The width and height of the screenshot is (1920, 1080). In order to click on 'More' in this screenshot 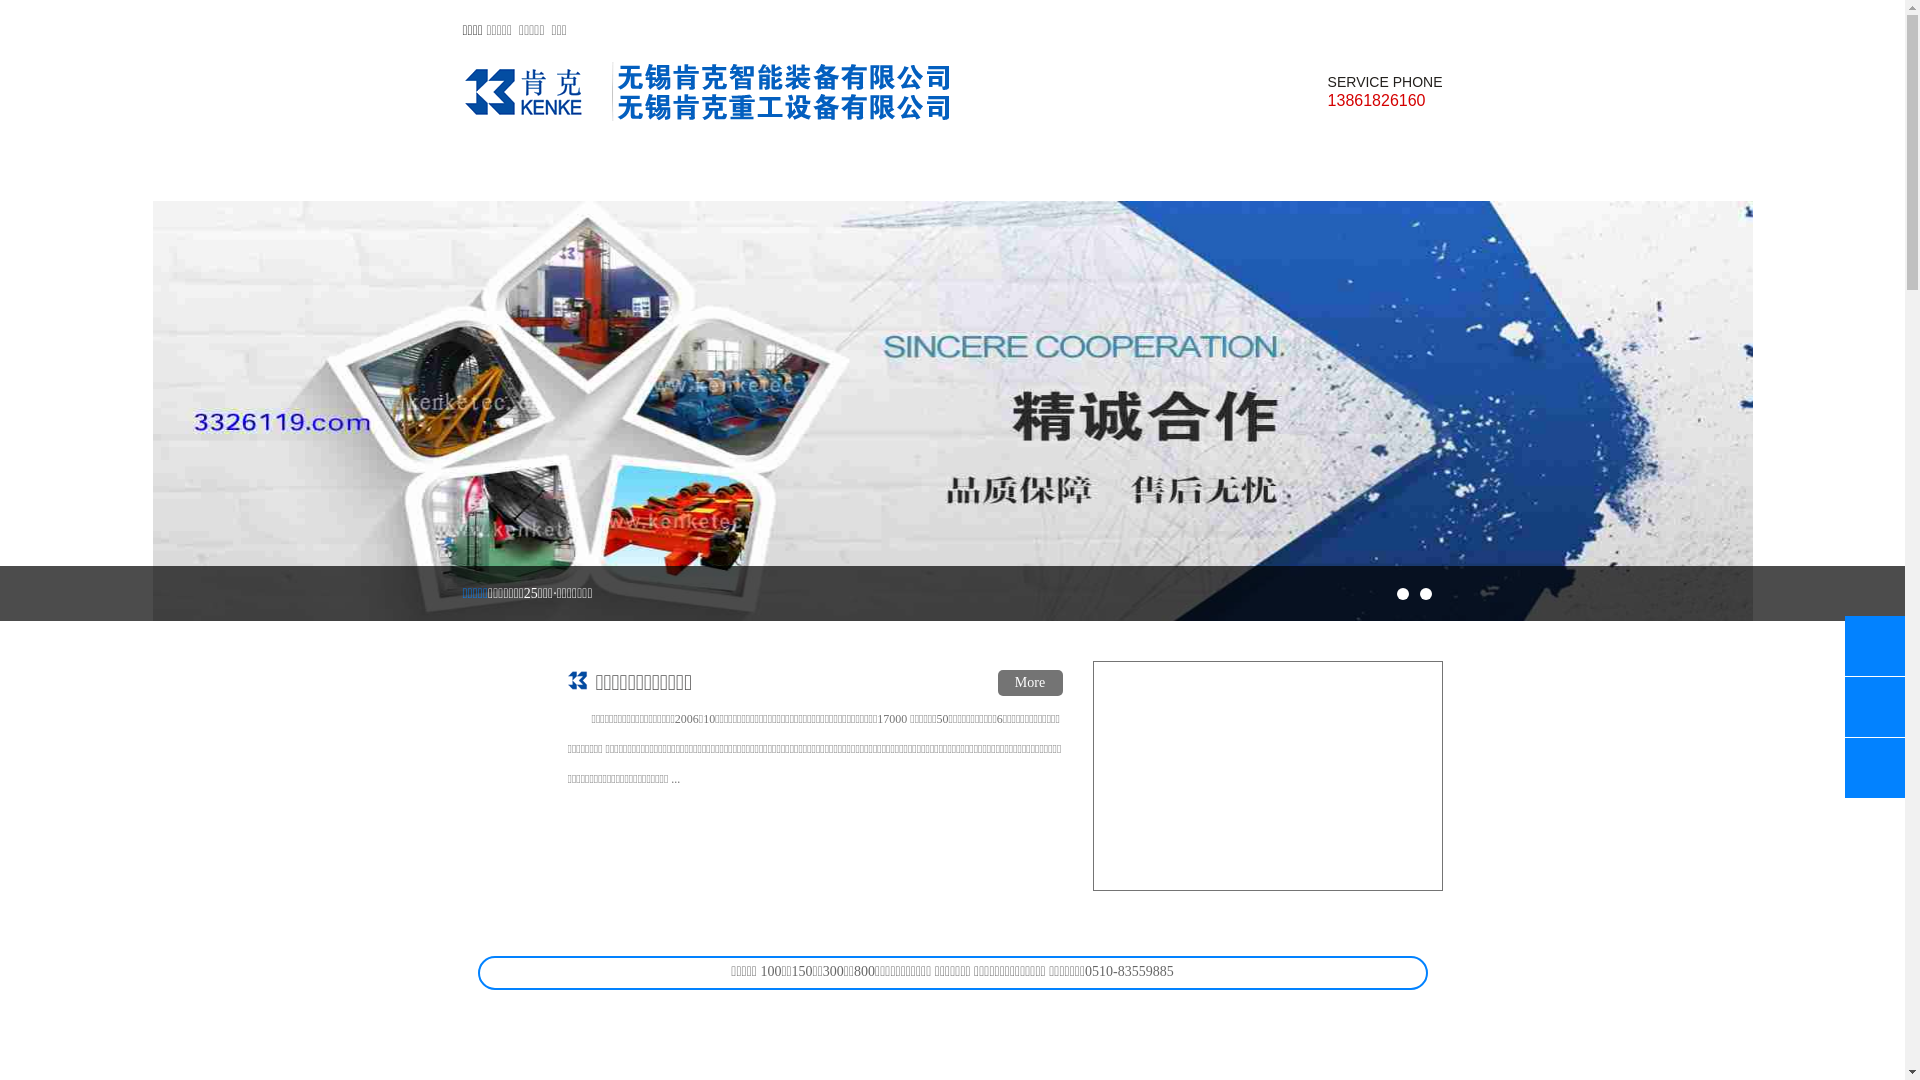, I will do `click(1030, 681)`.